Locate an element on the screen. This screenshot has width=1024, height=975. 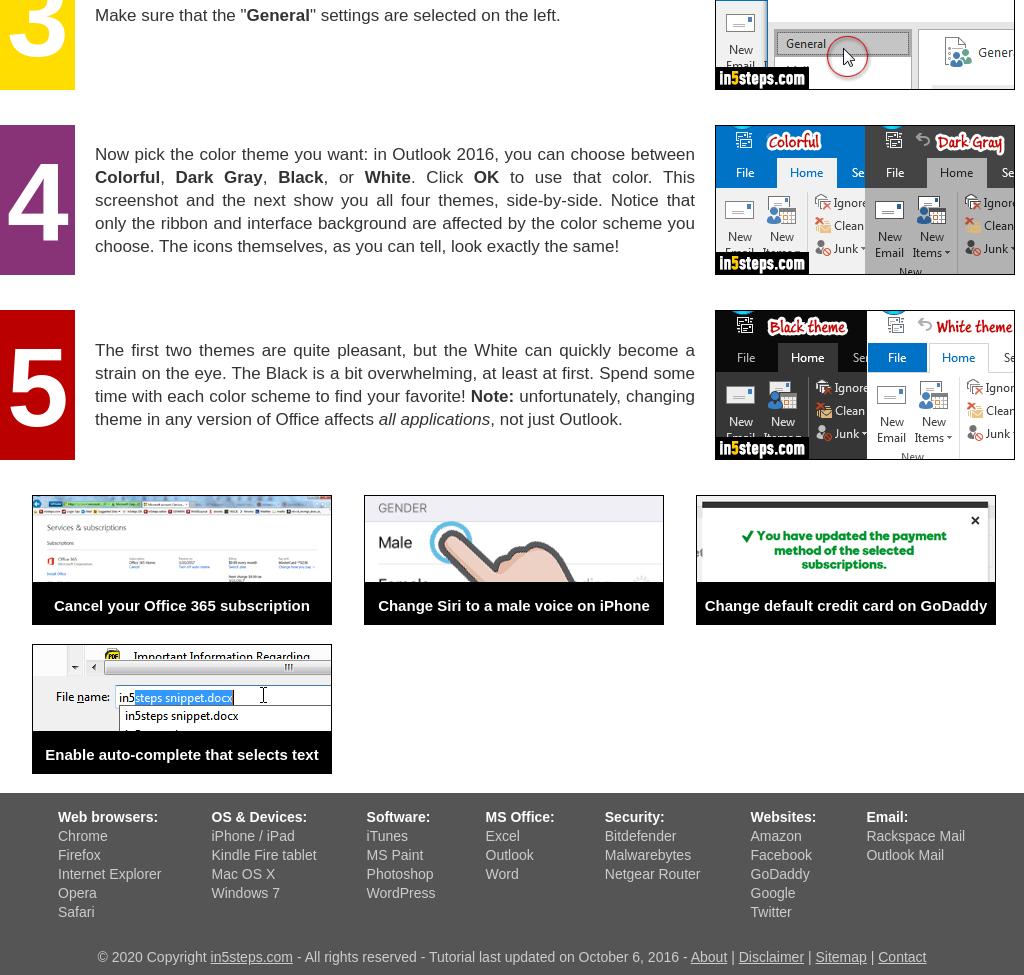
'Contact' is located at coordinates (901, 955).